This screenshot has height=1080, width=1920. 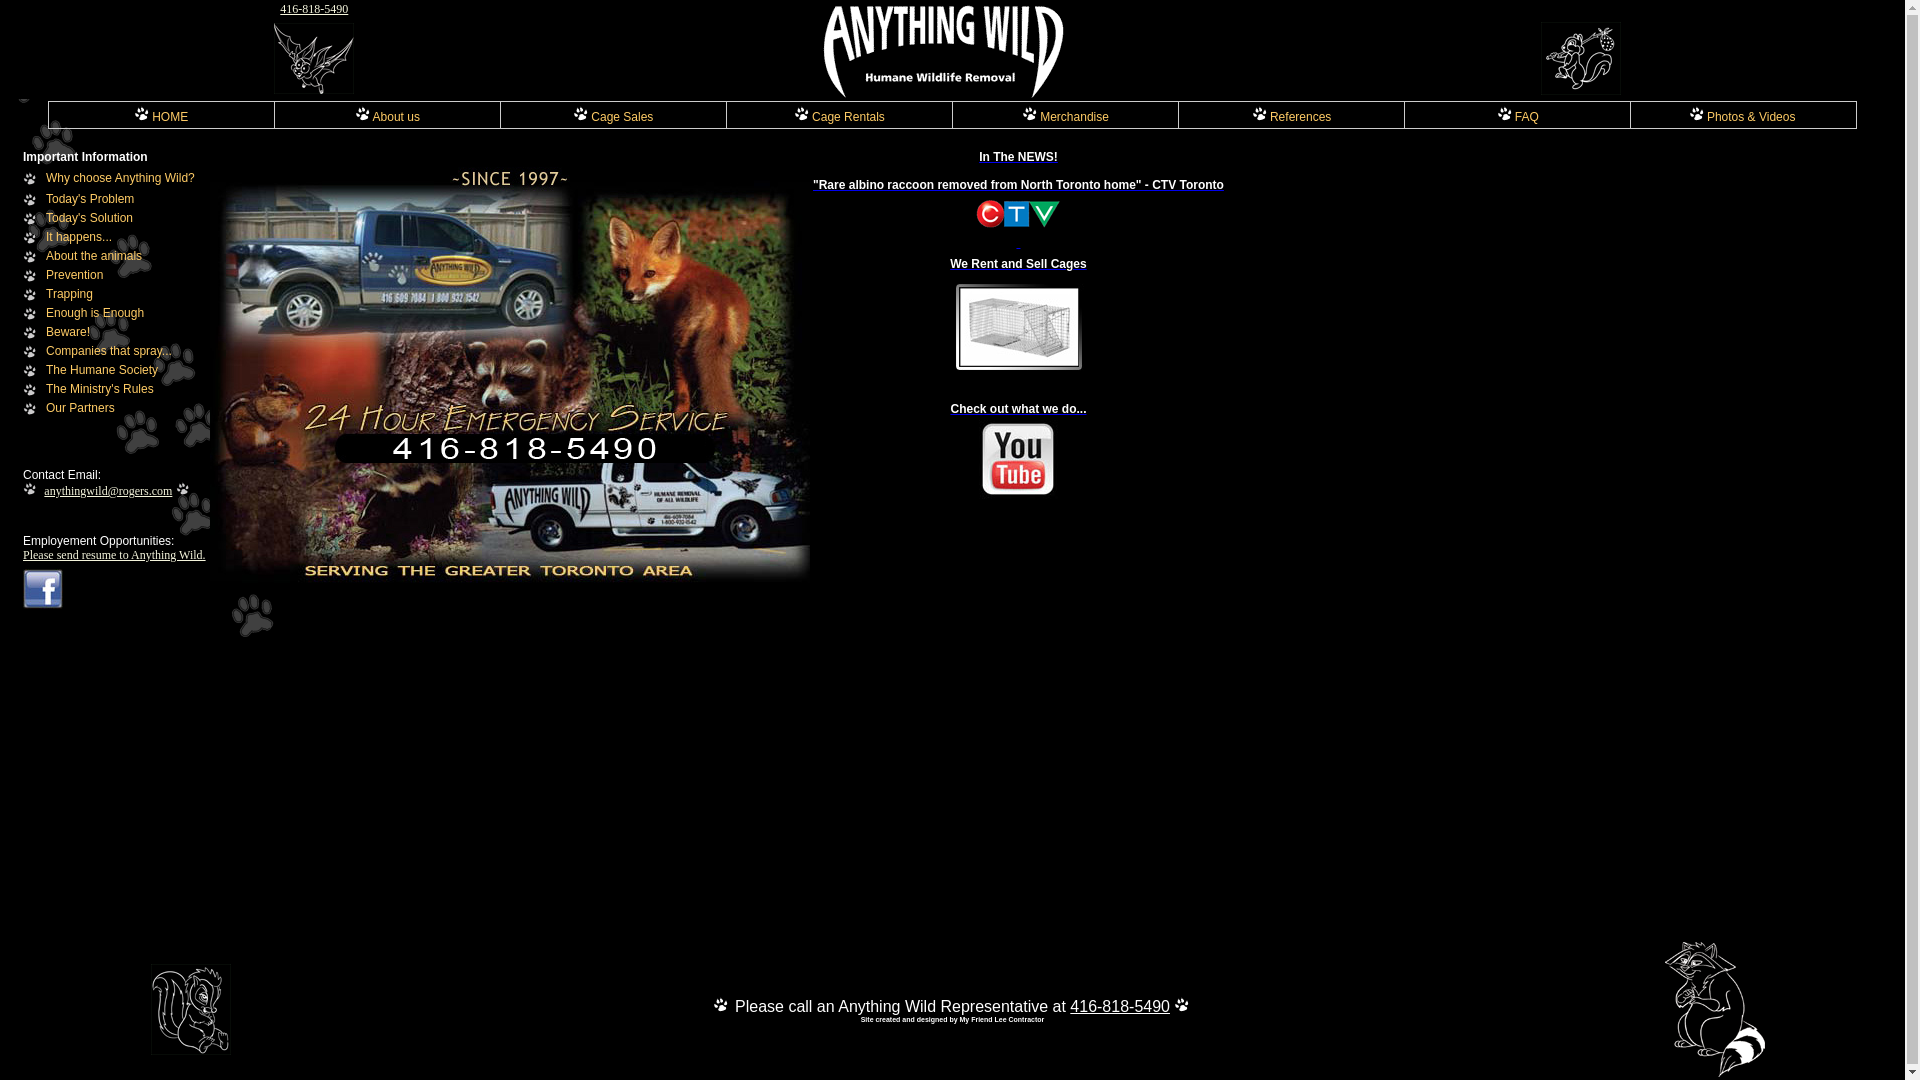 What do you see at coordinates (1517, 116) in the screenshot?
I see `'FAQ'` at bounding box center [1517, 116].